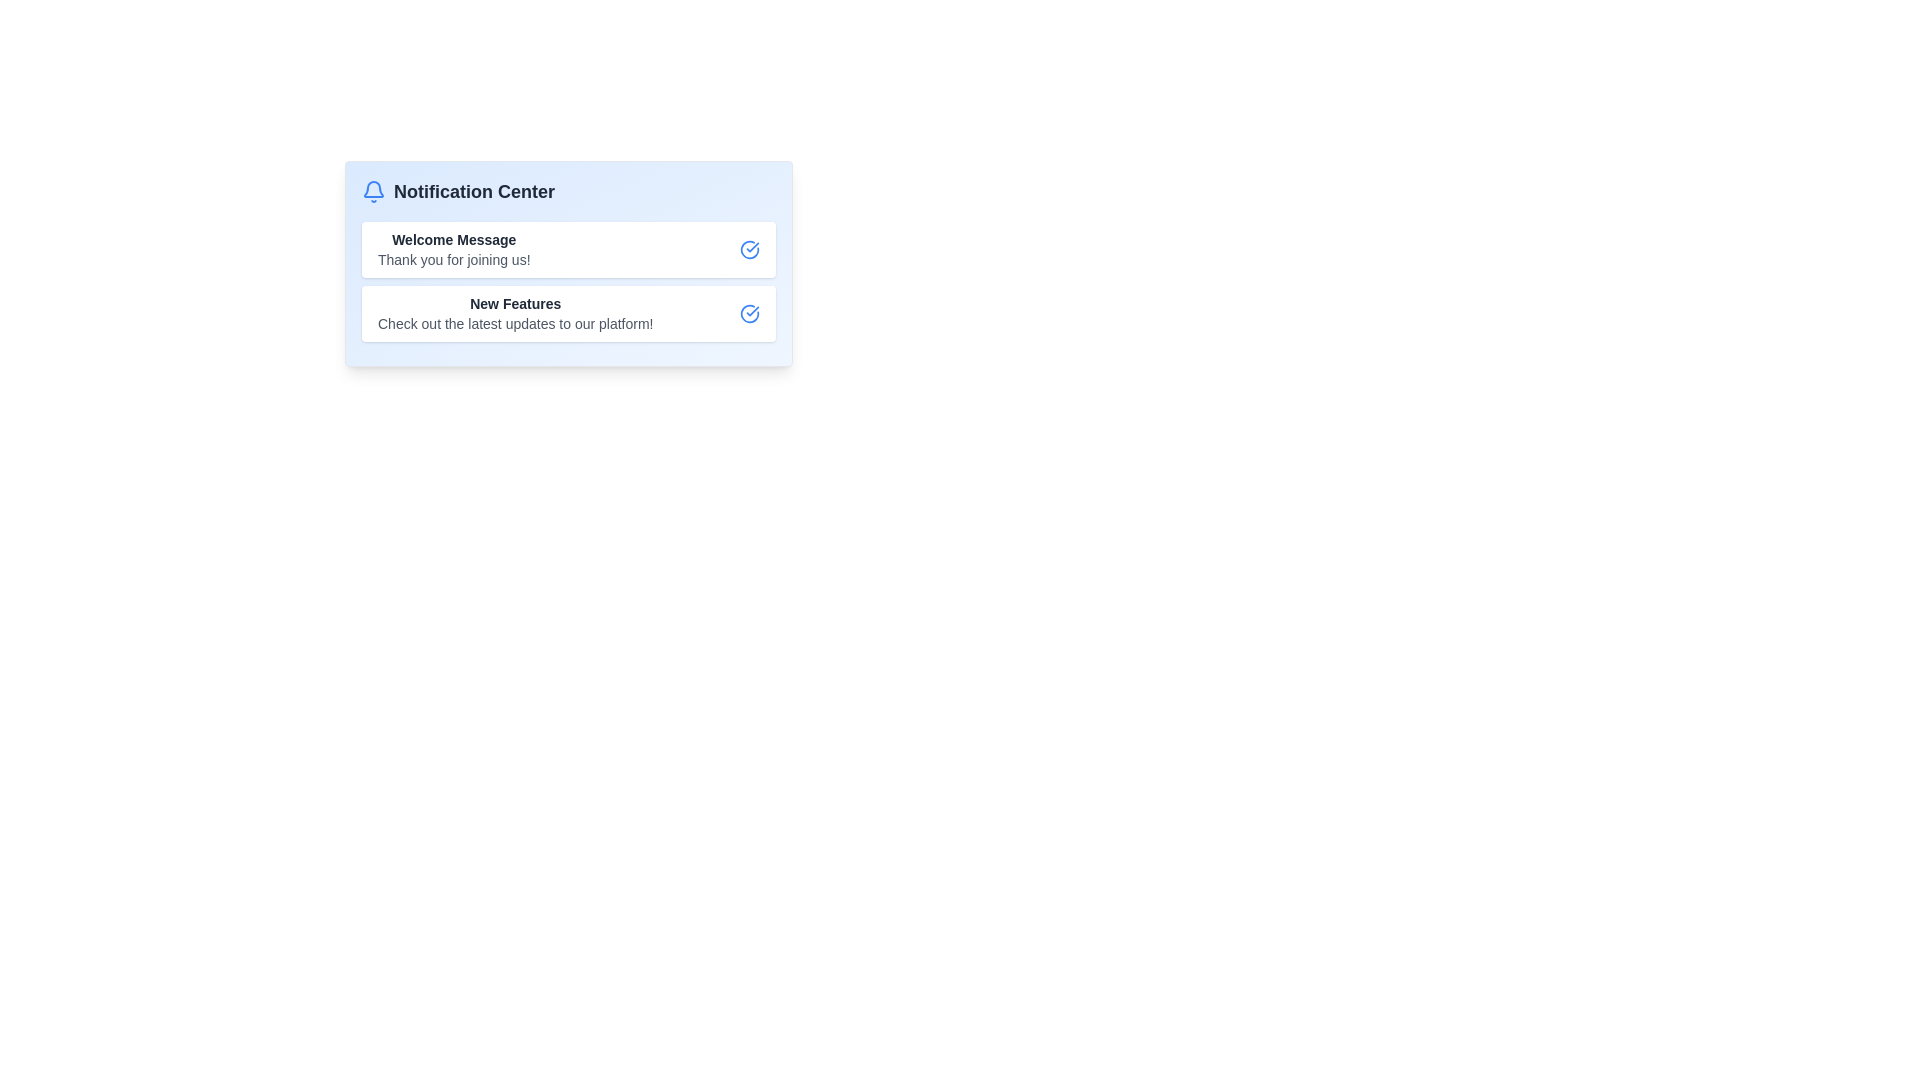 The height and width of the screenshot is (1080, 1920). Describe the element at coordinates (515, 313) in the screenshot. I see `the text section displaying 'New Features' and 'Check out the latest updates to our platform!' in the notification center panel` at that location.